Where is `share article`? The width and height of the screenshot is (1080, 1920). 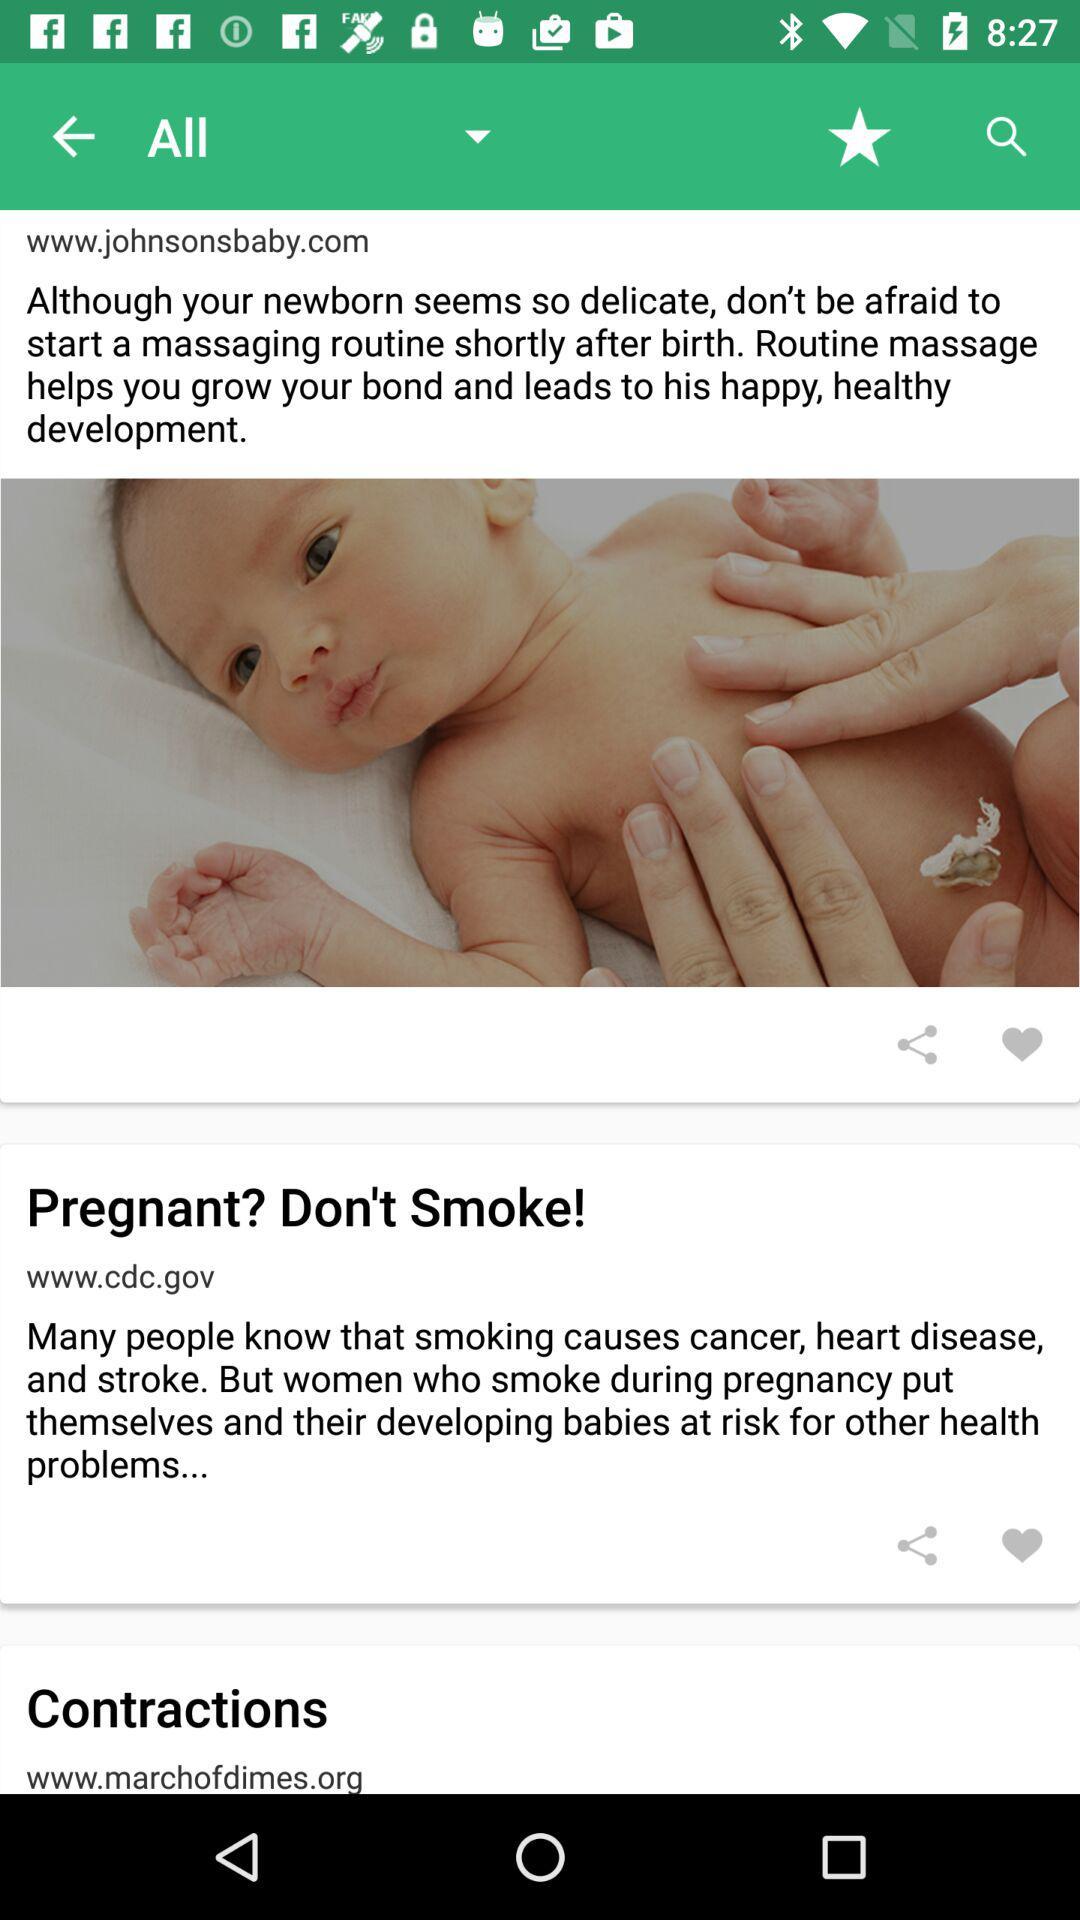
share article is located at coordinates (917, 1043).